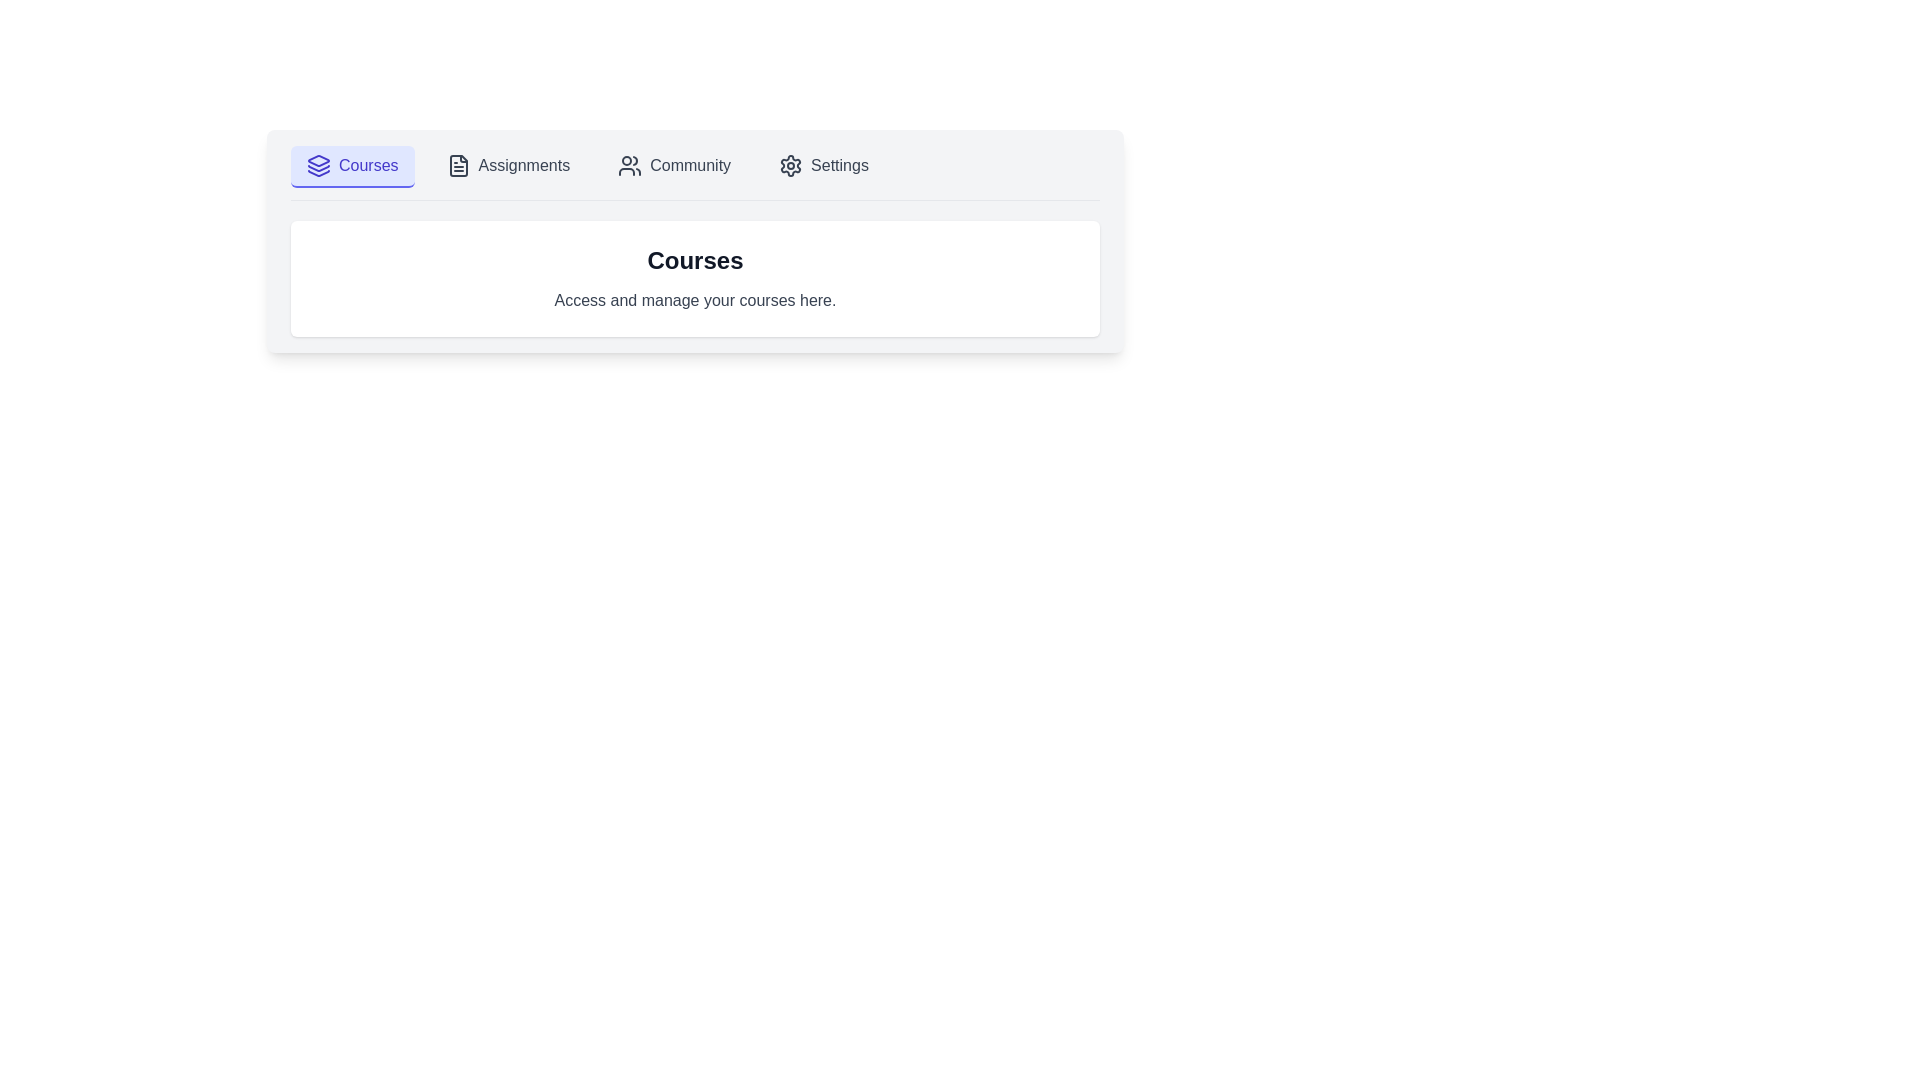 The width and height of the screenshot is (1920, 1080). What do you see at coordinates (790, 164) in the screenshot?
I see `the leftmost icon within the 'Settings' button in the top navigation bar, which is positioned to the left of the text 'Settings'` at bounding box center [790, 164].